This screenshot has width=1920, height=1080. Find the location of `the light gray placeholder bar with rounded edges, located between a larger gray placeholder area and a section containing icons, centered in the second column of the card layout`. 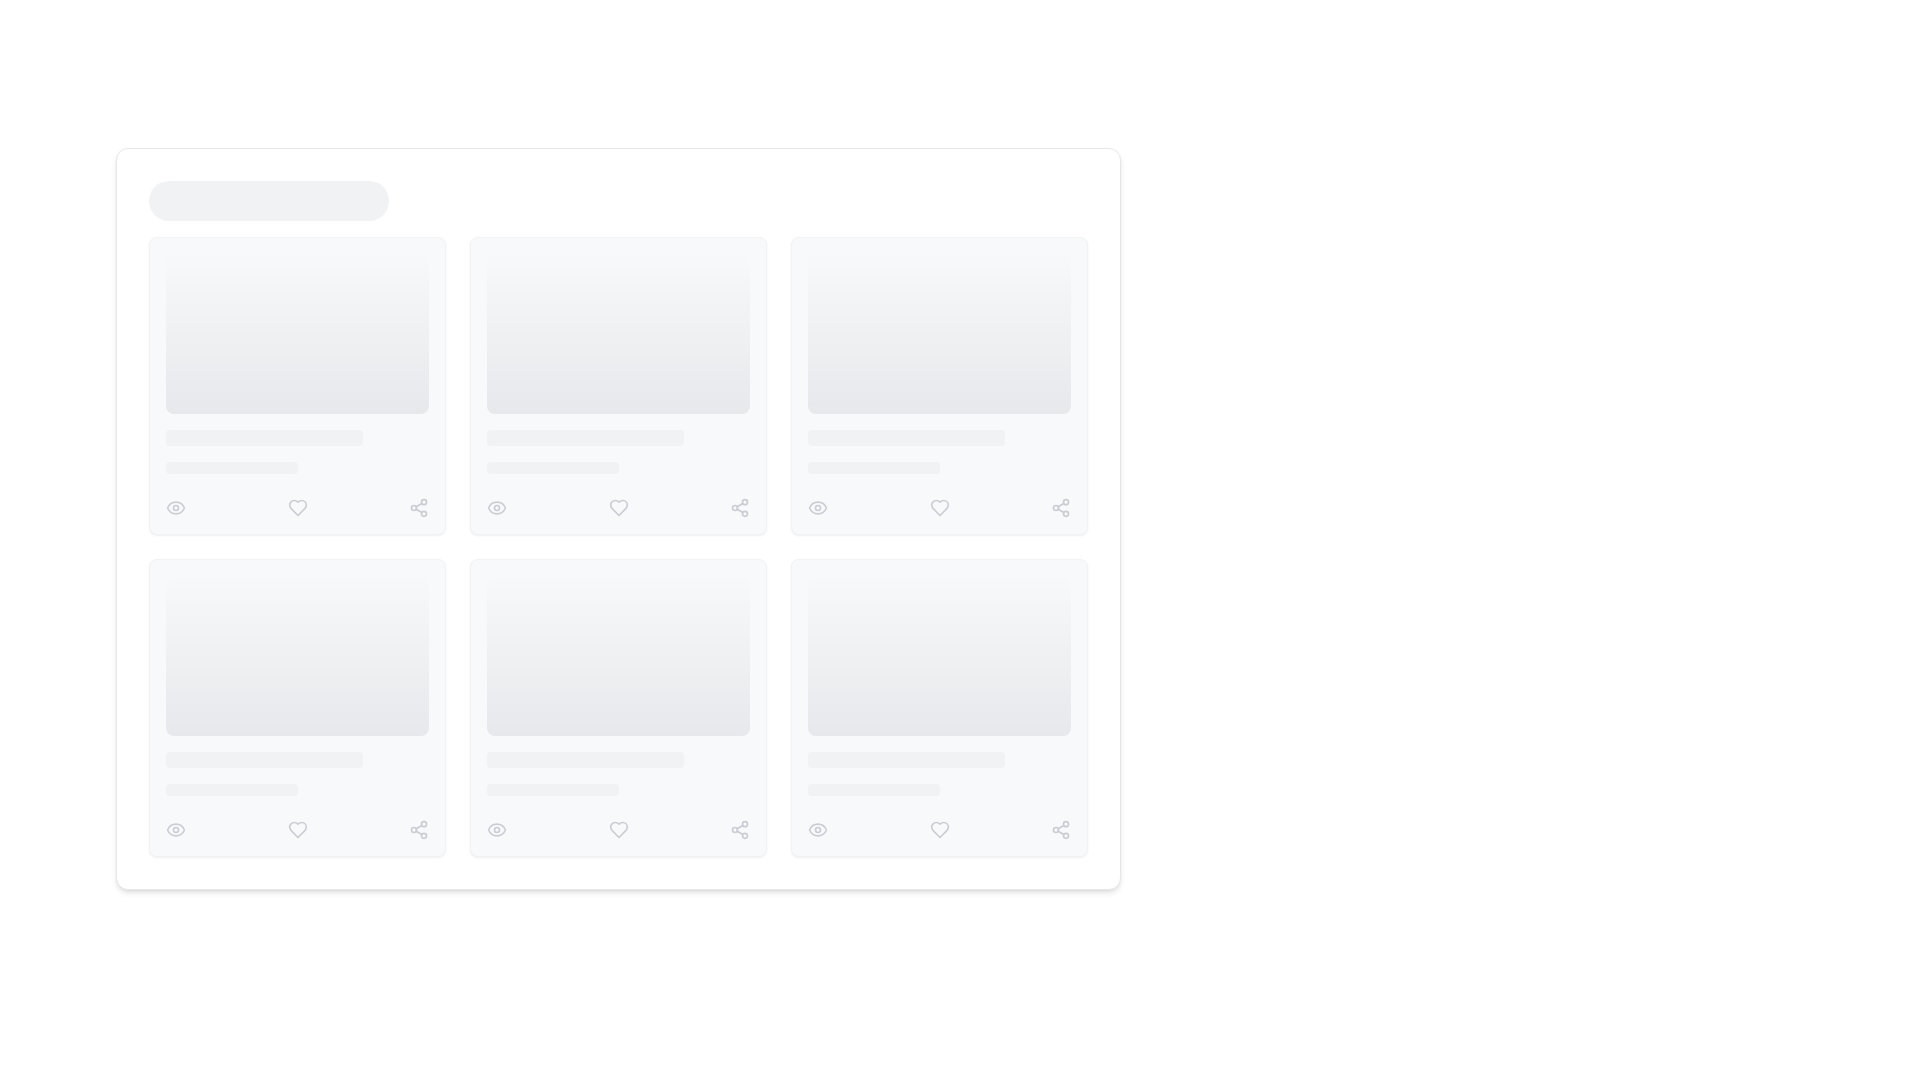

the light gray placeholder bar with rounded edges, located between a larger gray placeholder area and a section containing icons, centered in the second column of the card layout is located at coordinates (905, 437).